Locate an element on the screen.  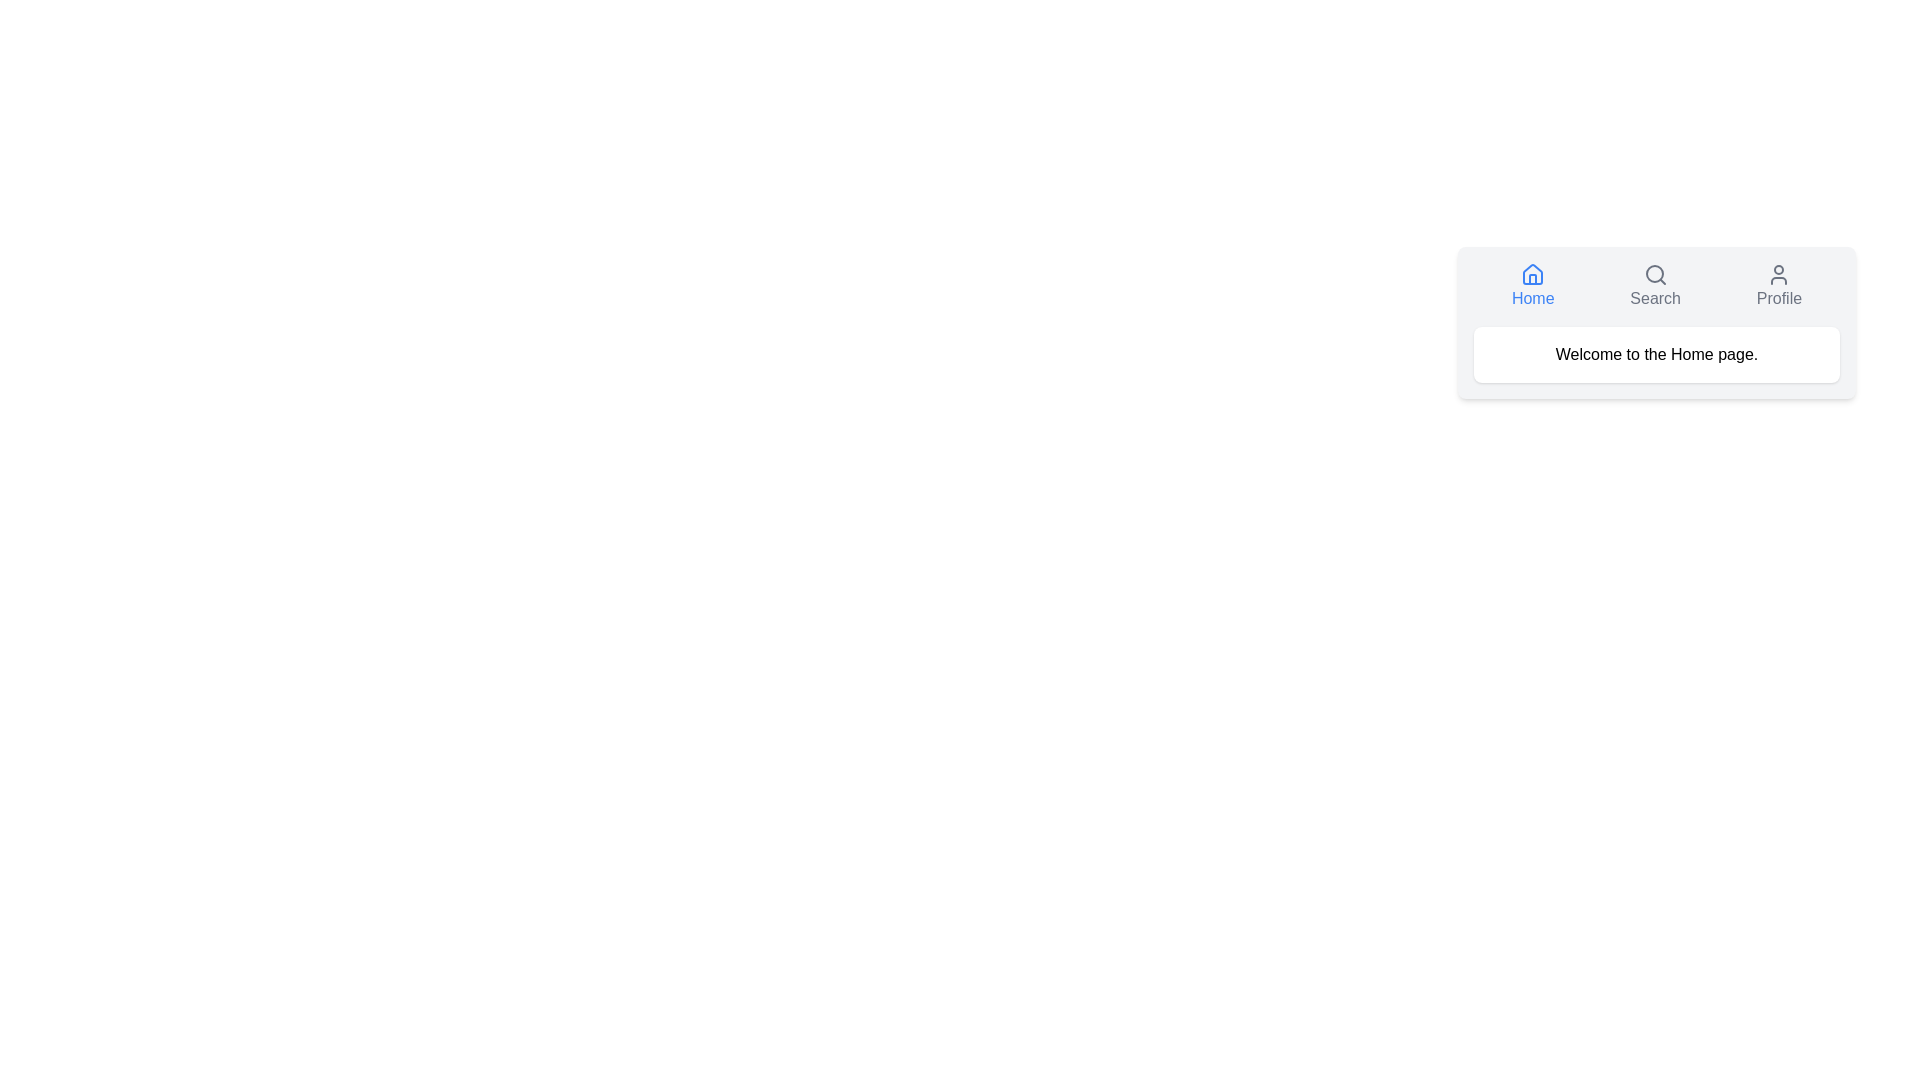
the 'Home' icon located in the top-left corner of the navigation bar is located at coordinates (1532, 274).